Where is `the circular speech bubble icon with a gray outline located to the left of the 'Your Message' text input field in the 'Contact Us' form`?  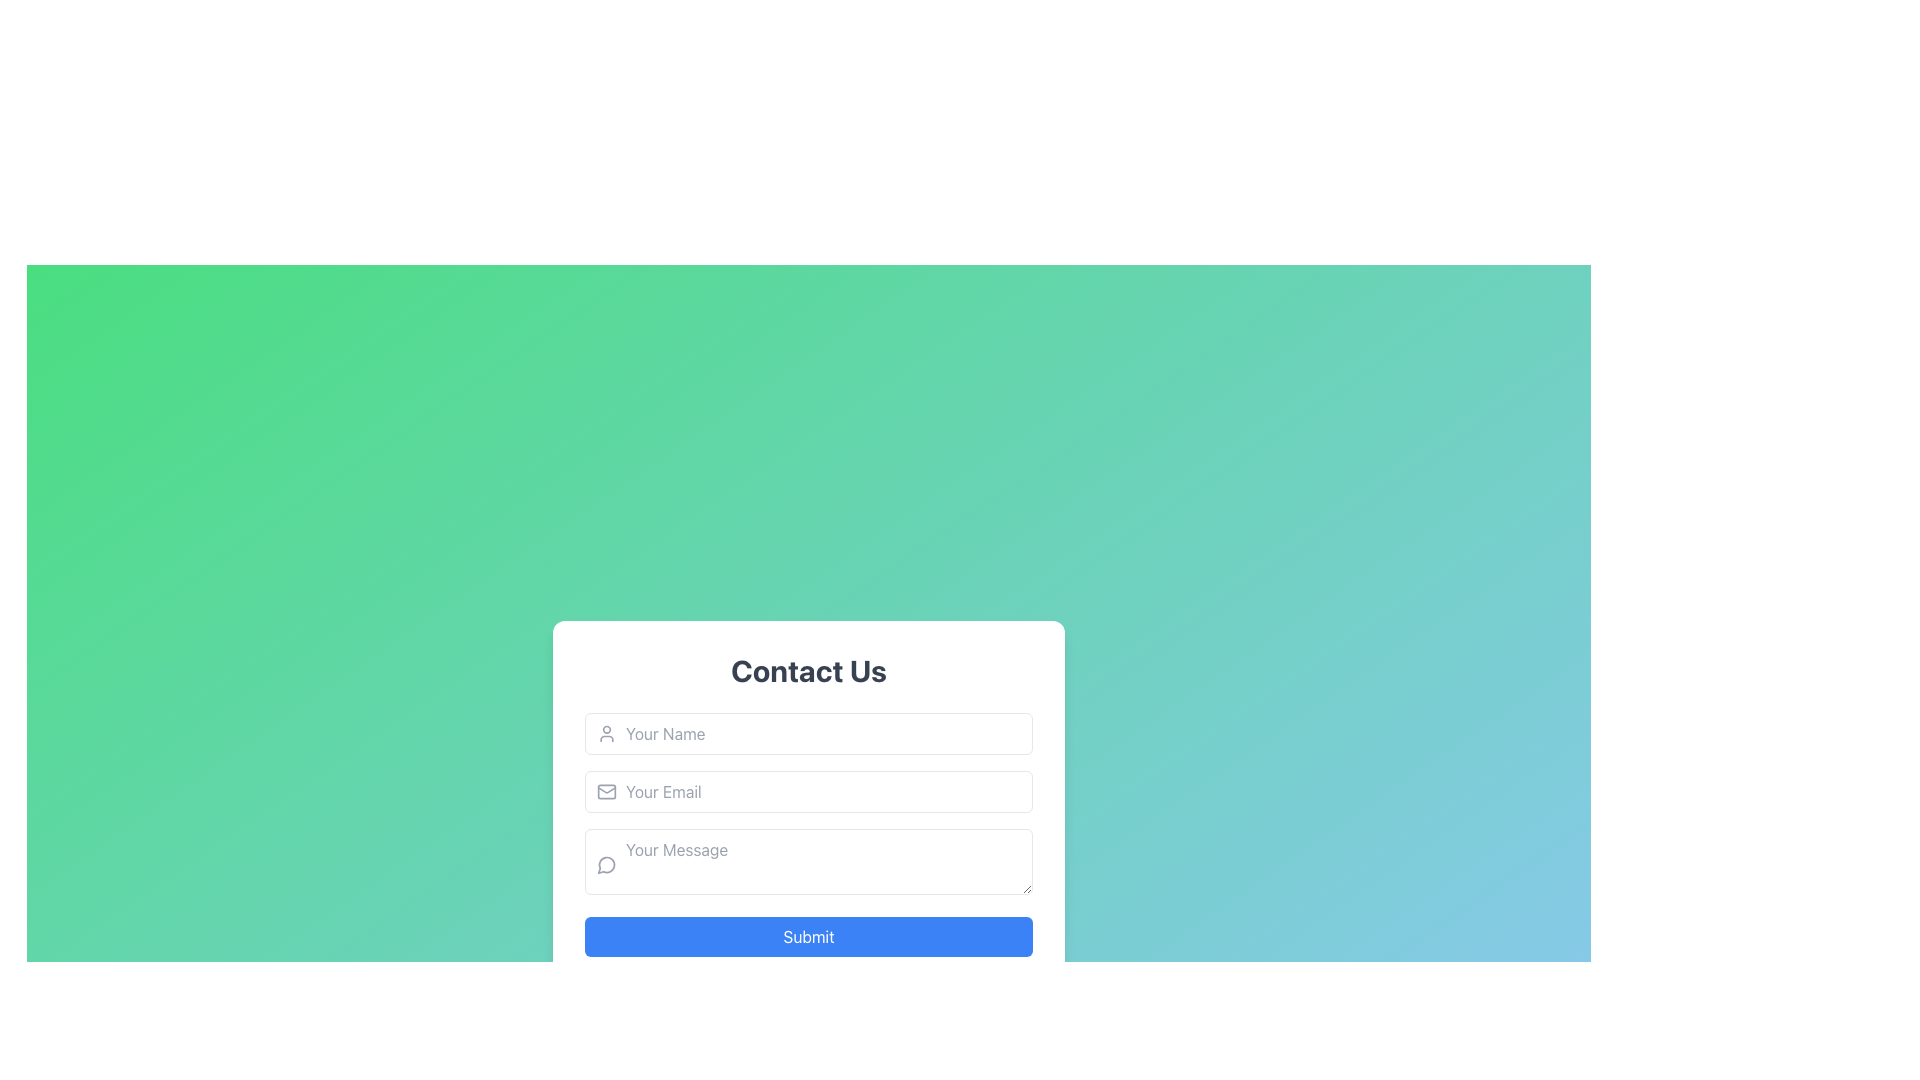
the circular speech bubble icon with a gray outline located to the left of the 'Your Message' text input field in the 'Contact Us' form is located at coordinates (605, 863).